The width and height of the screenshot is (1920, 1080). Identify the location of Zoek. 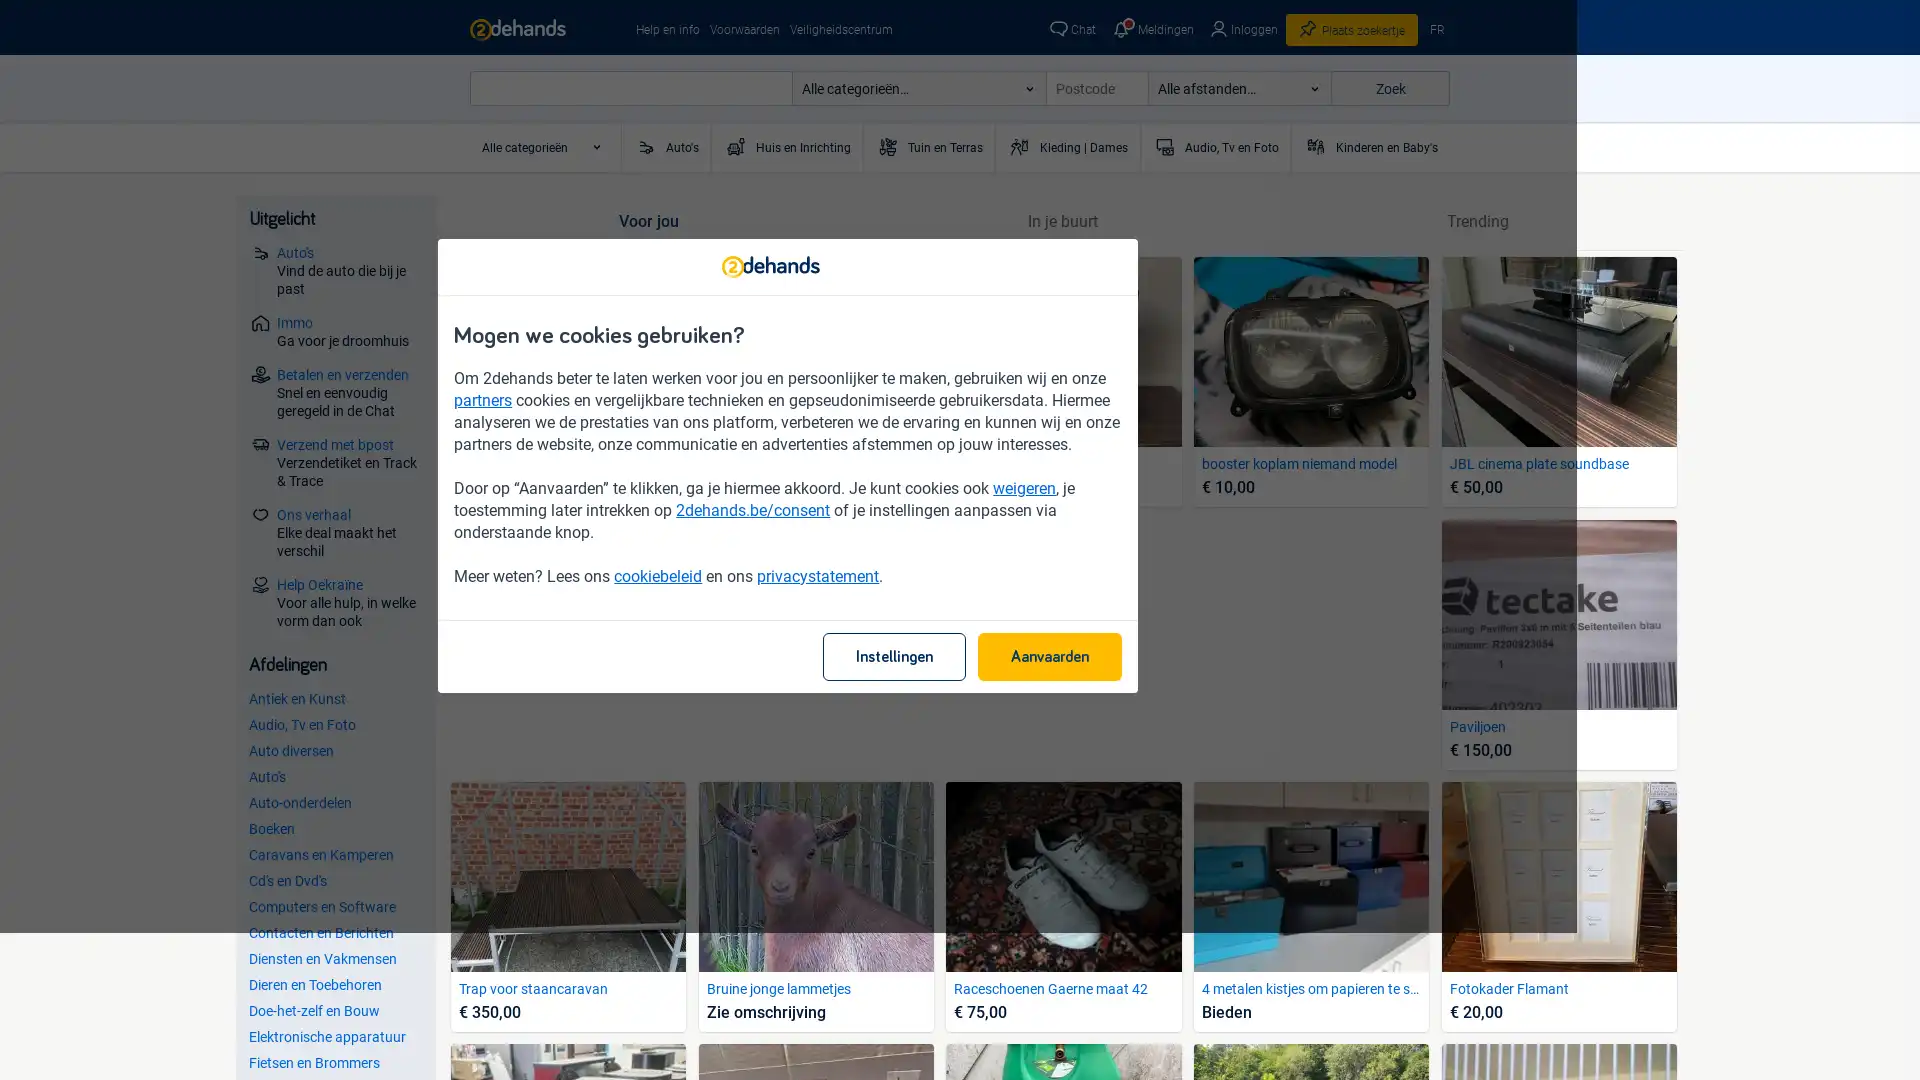
(1389, 87).